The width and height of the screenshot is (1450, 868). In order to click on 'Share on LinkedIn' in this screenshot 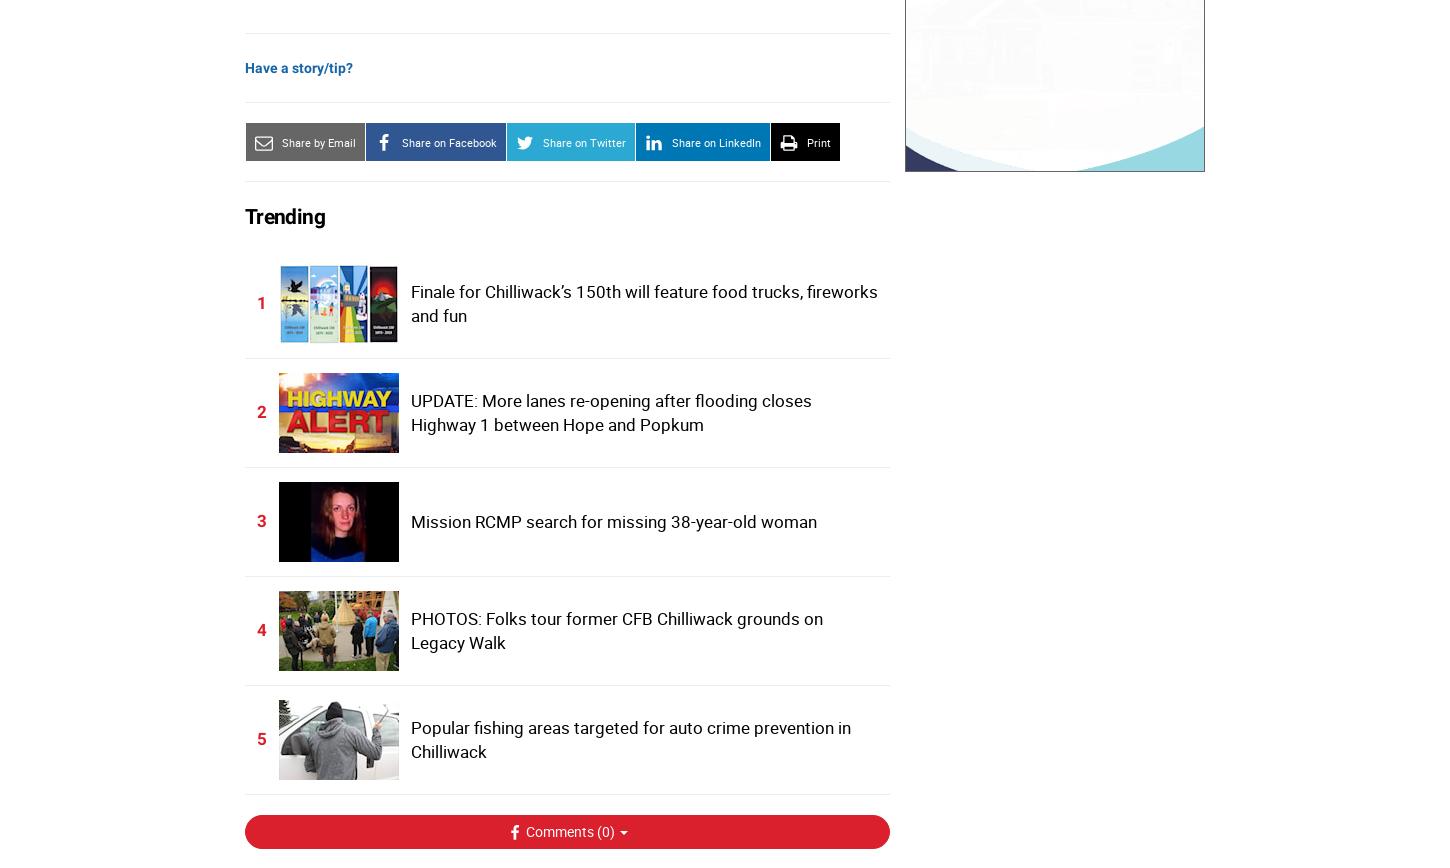, I will do `click(715, 141)`.